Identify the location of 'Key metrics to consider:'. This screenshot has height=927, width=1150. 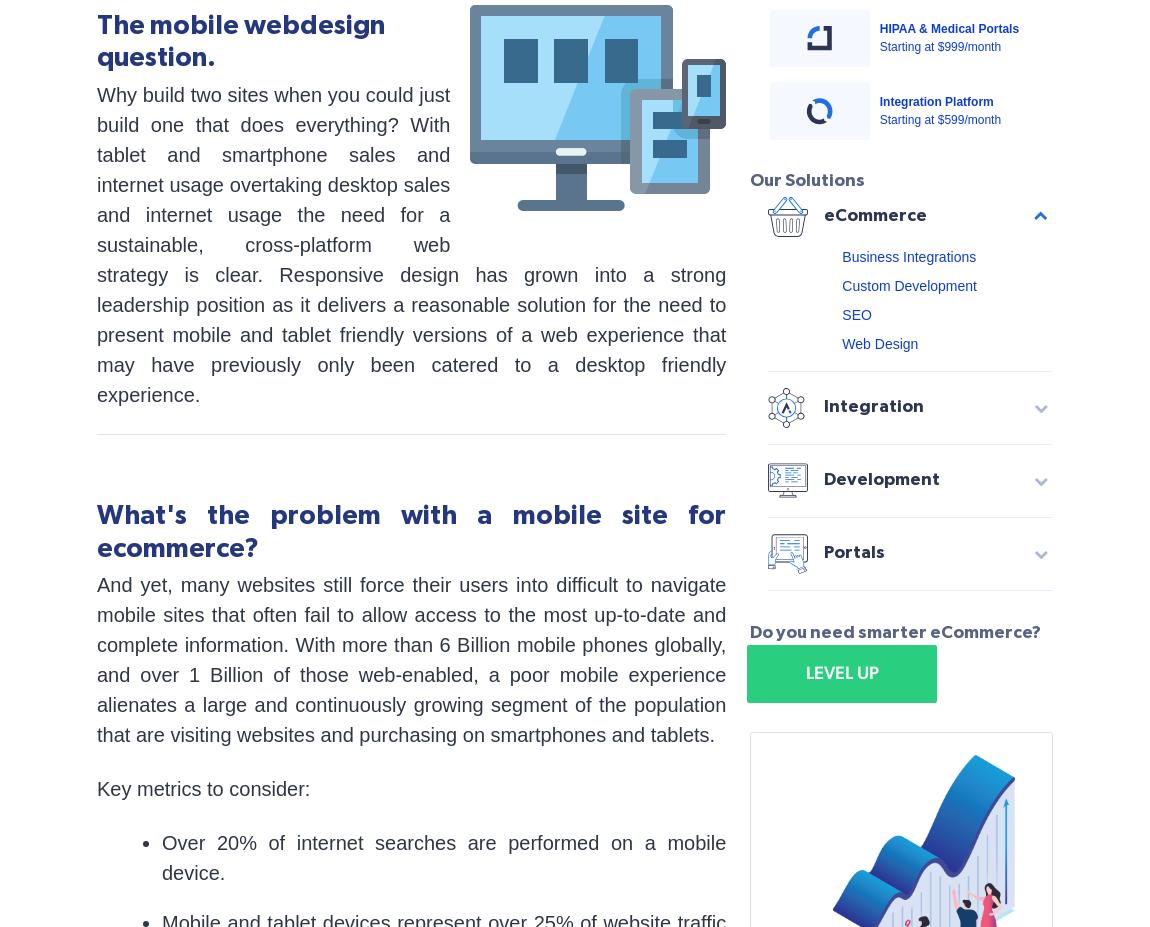
(202, 788).